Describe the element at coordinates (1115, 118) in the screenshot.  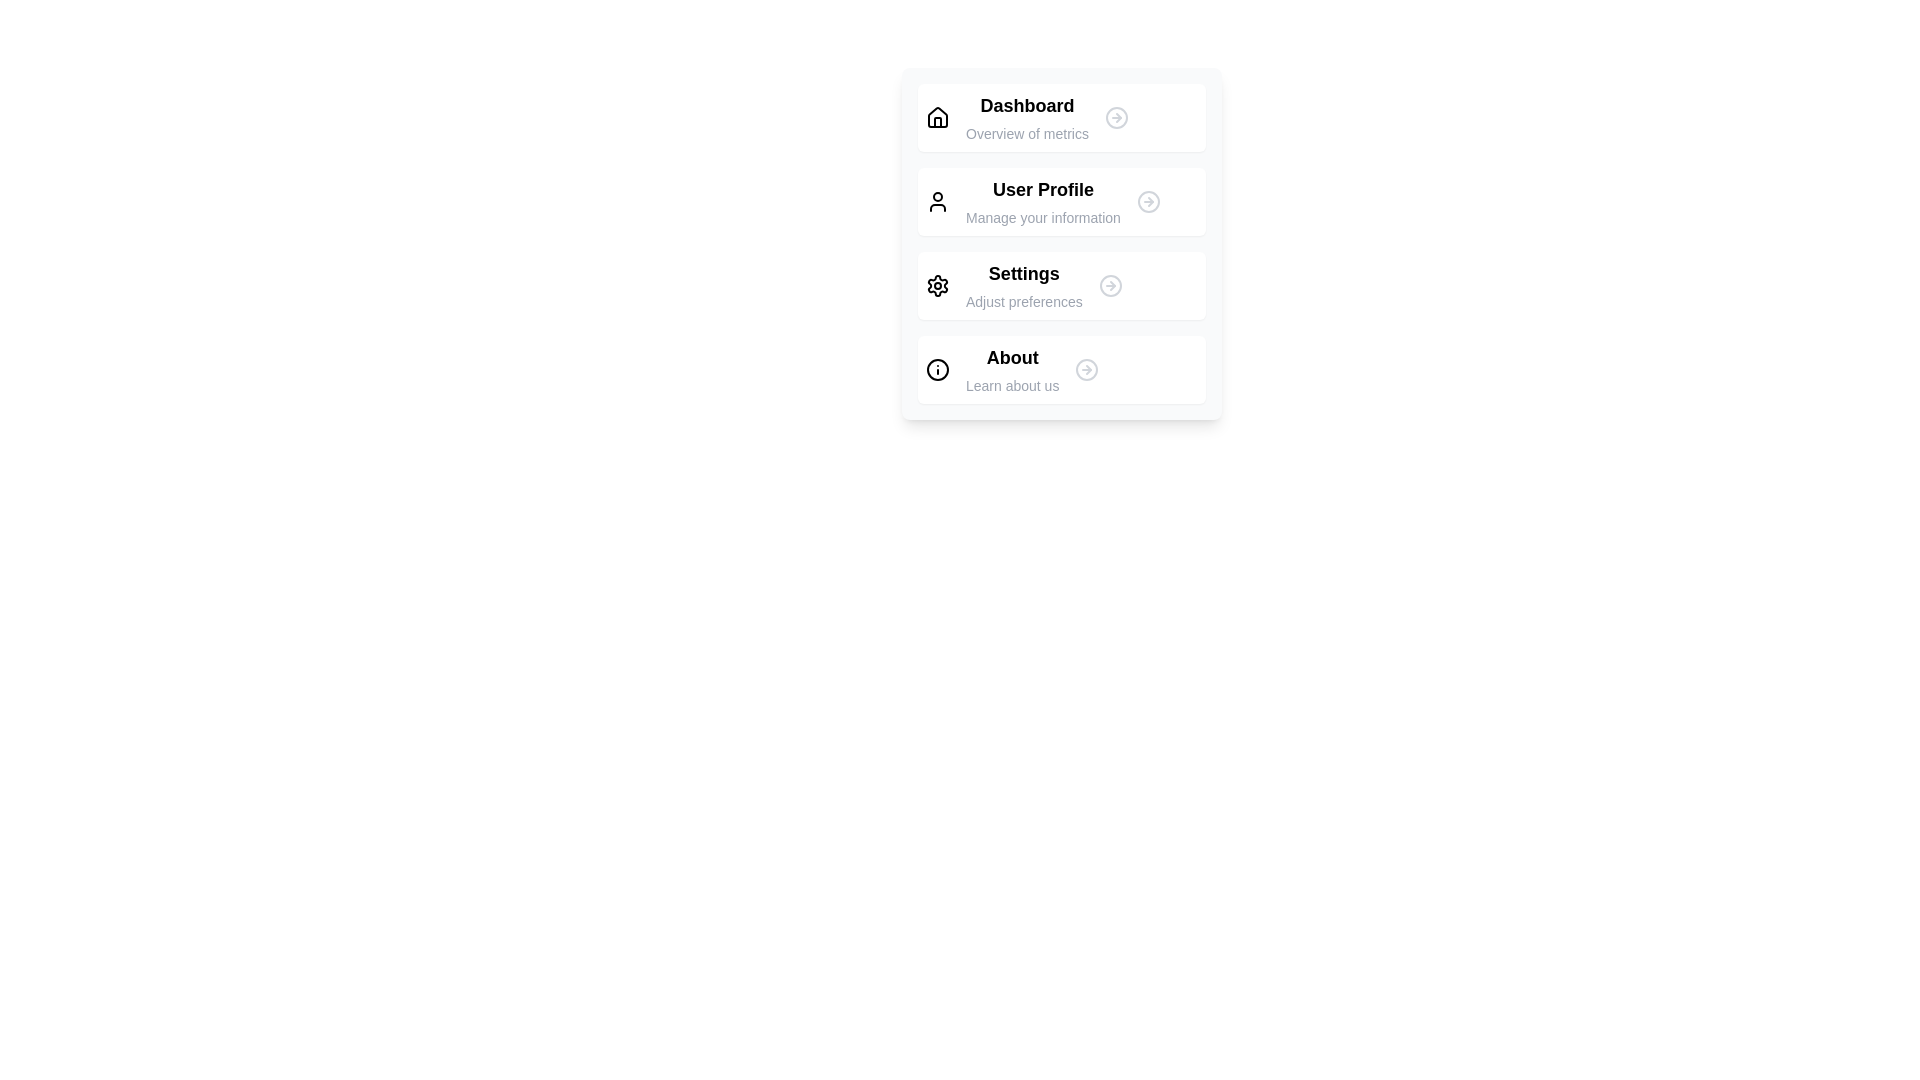
I see `the circle SVG element that is part of the arrow-circle icon located near the top-right section of the 'Dashboard' list item in the application menu` at that location.